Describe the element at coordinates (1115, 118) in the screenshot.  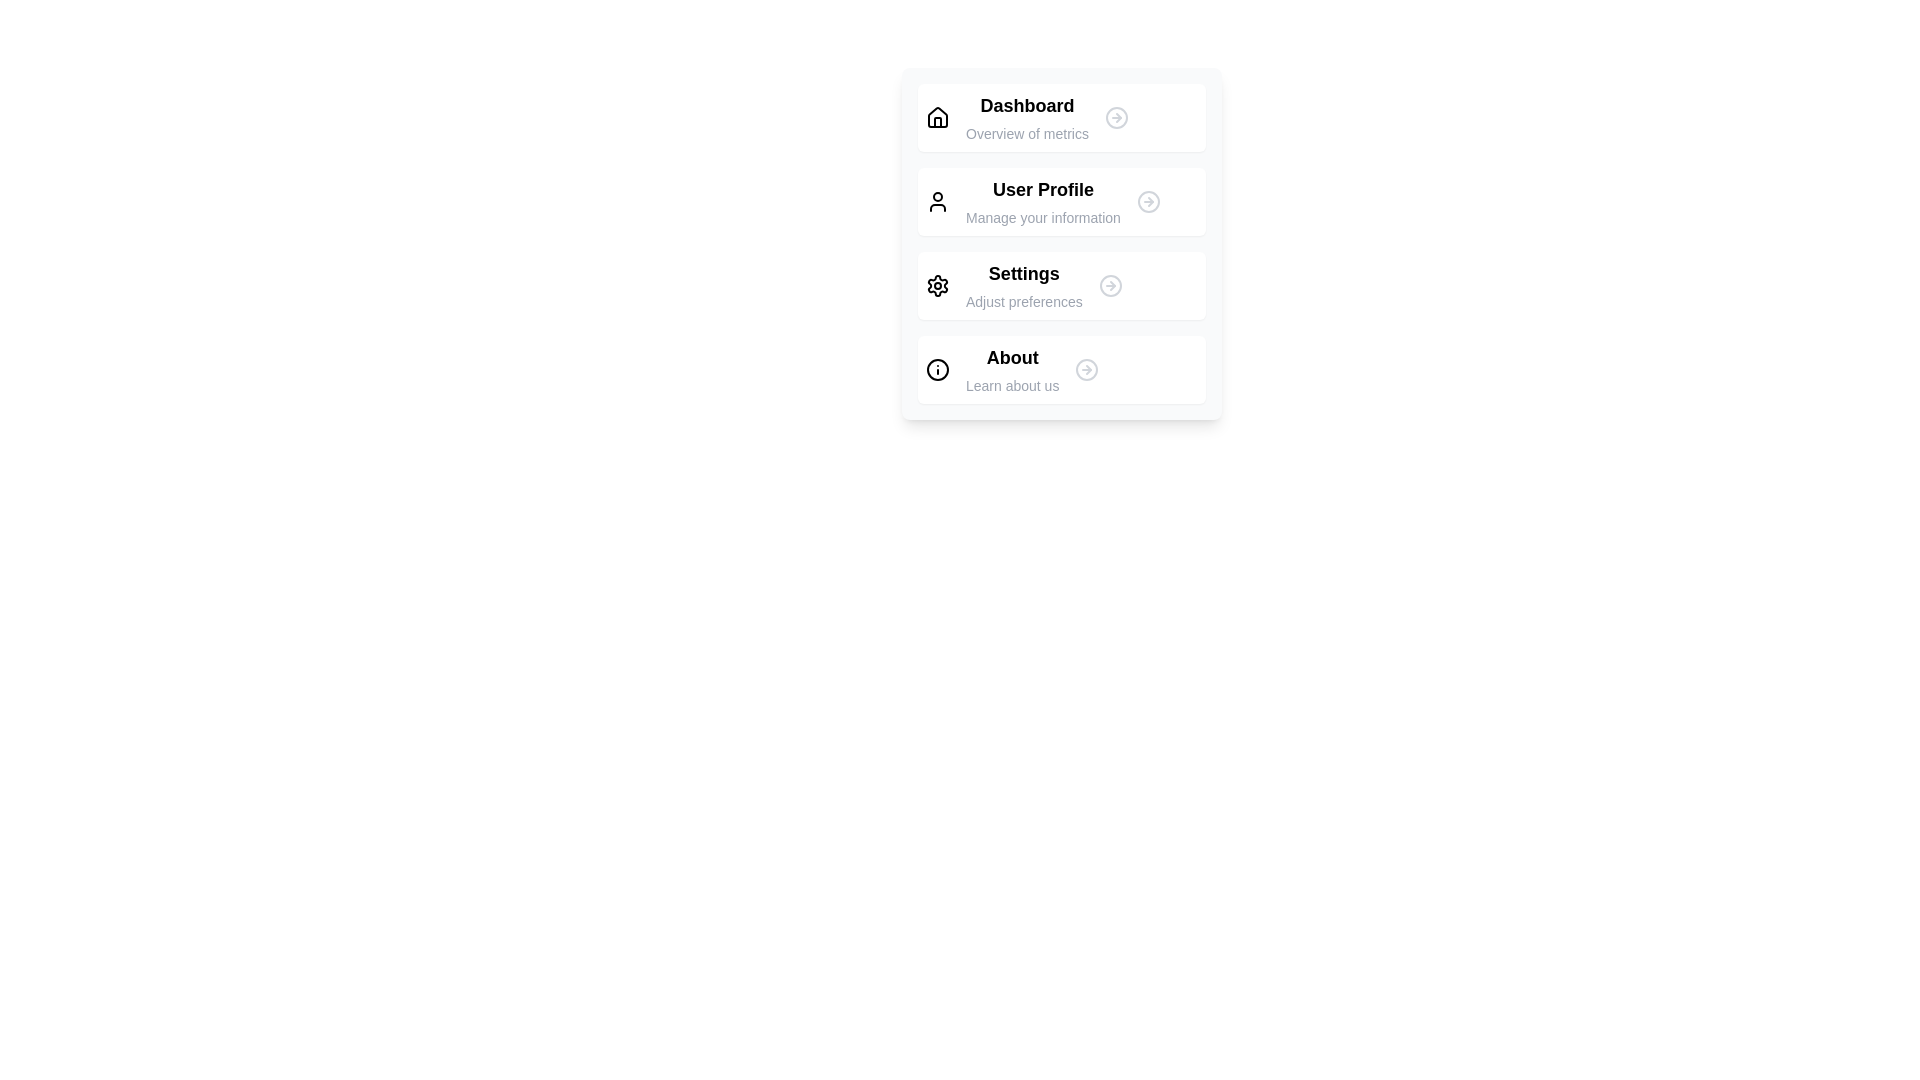
I see `the circle SVG element that is part of the arrow-circle icon located near the top-right section of the 'Dashboard' list item in the application menu` at that location.